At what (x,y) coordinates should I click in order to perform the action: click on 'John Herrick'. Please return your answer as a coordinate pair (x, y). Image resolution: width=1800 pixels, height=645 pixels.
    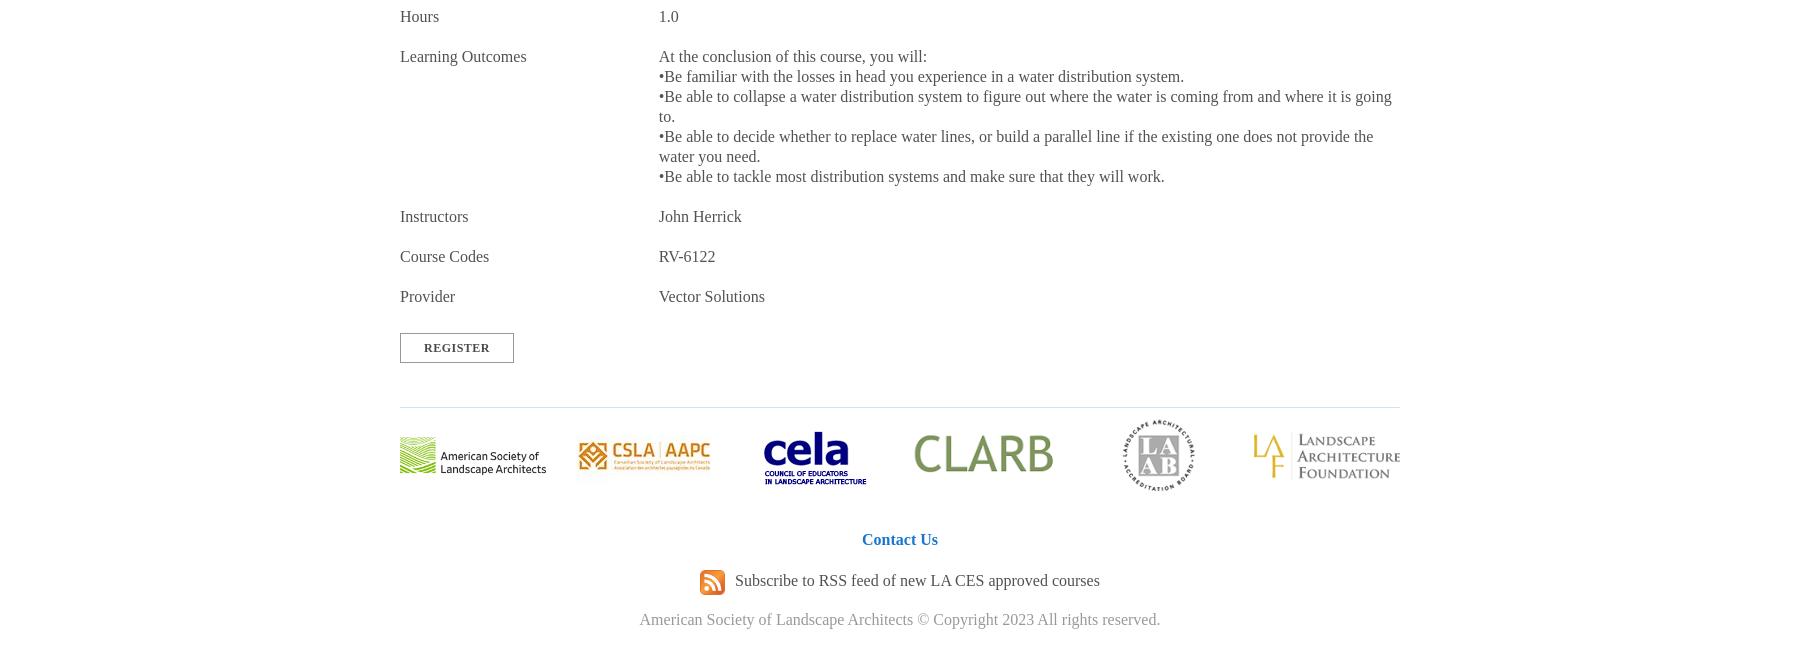
    Looking at the image, I should click on (698, 215).